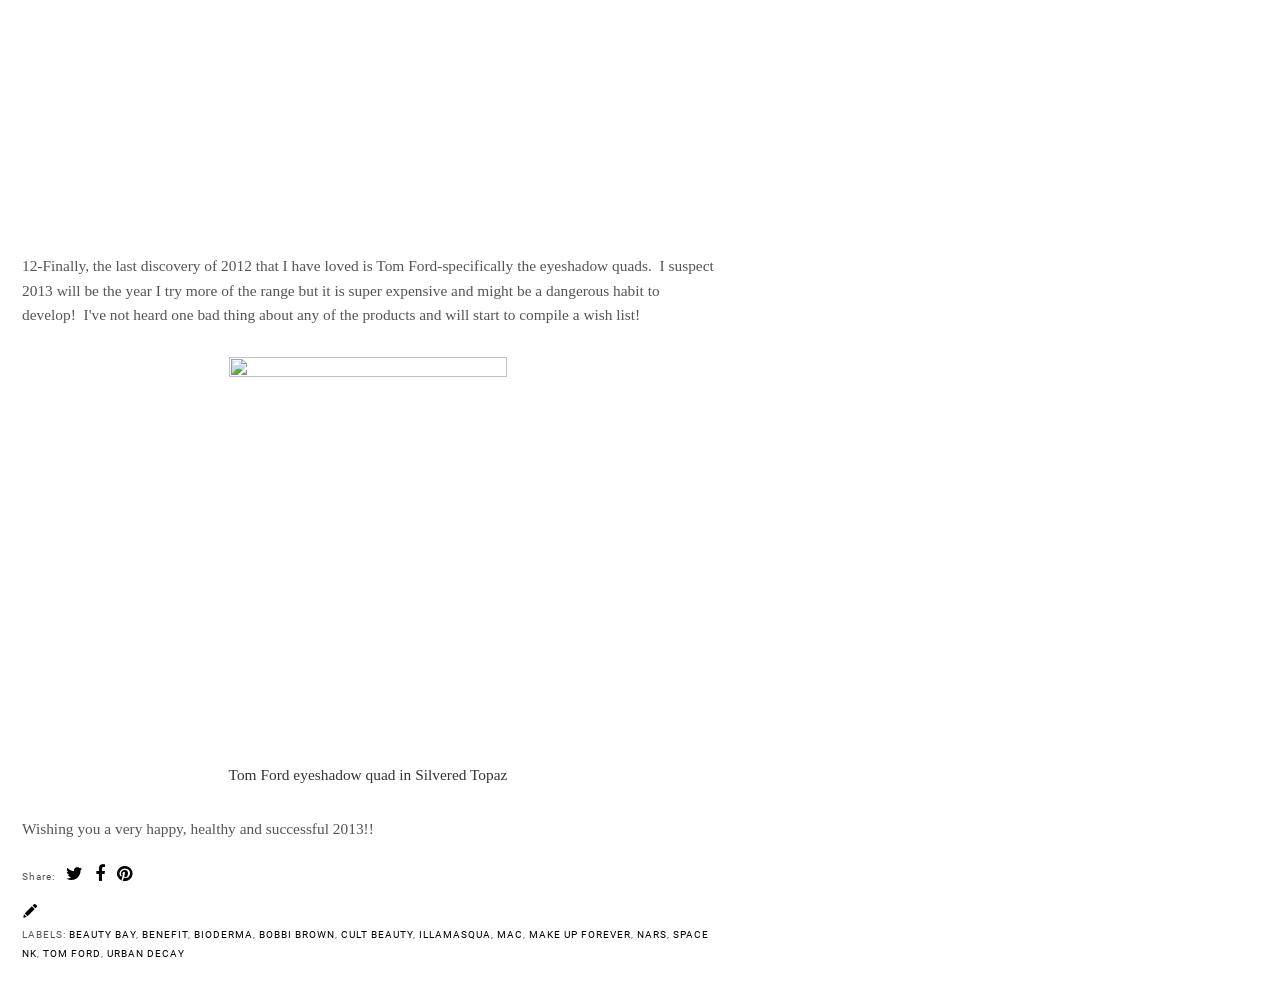 Image resolution: width=1288 pixels, height=1000 pixels. What do you see at coordinates (367, 289) in the screenshot?
I see `'12-Finally, the last discovery of 2012 that I have loved is Tom Ford-specifically the eyeshadow quads.  I suspect 2013 will be the year I try more of the range but it is super expensive and might be a dangerous habit to develop!  I've not heard one bad thing about any of the products and will start to compile a wish list!'` at bounding box center [367, 289].